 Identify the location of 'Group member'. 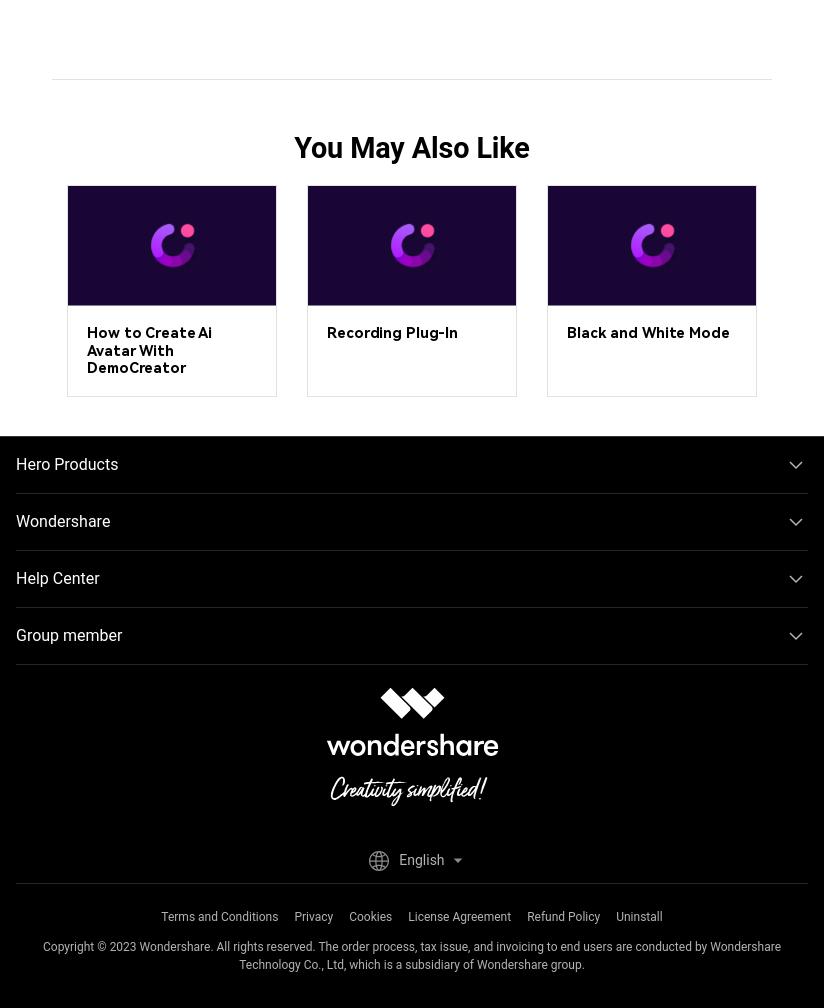
(68, 634).